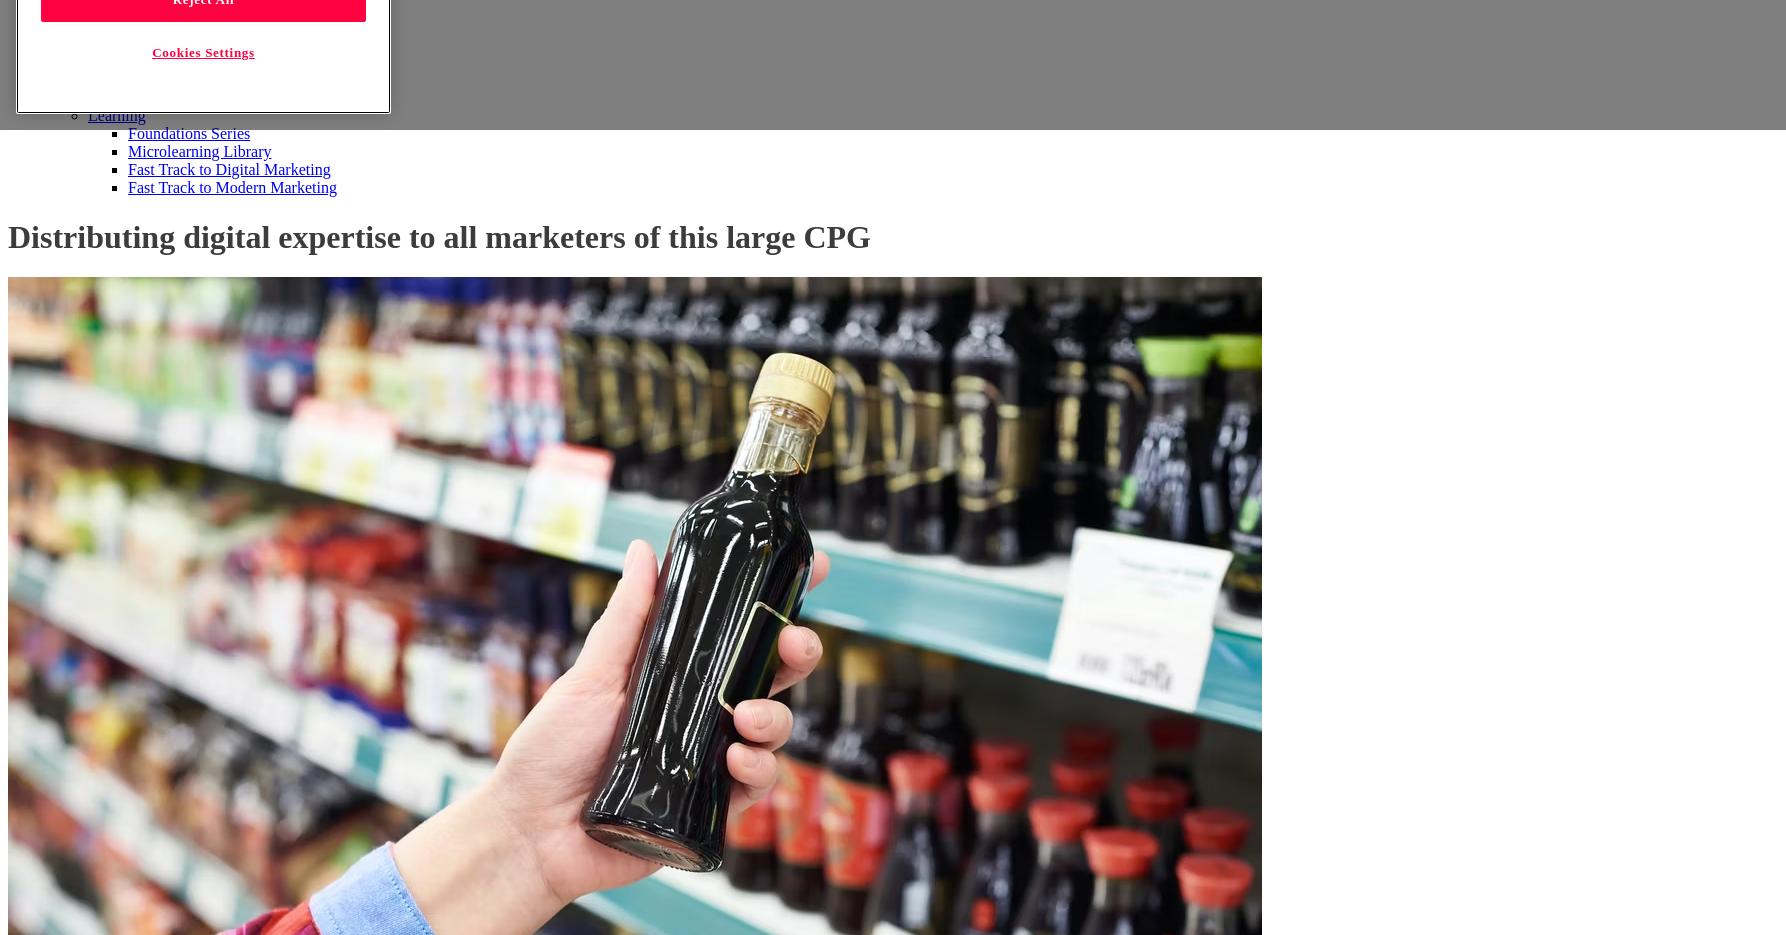  Describe the element at coordinates (200, 42) in the screenshot. I see `'Digital Transformation'` at that location.